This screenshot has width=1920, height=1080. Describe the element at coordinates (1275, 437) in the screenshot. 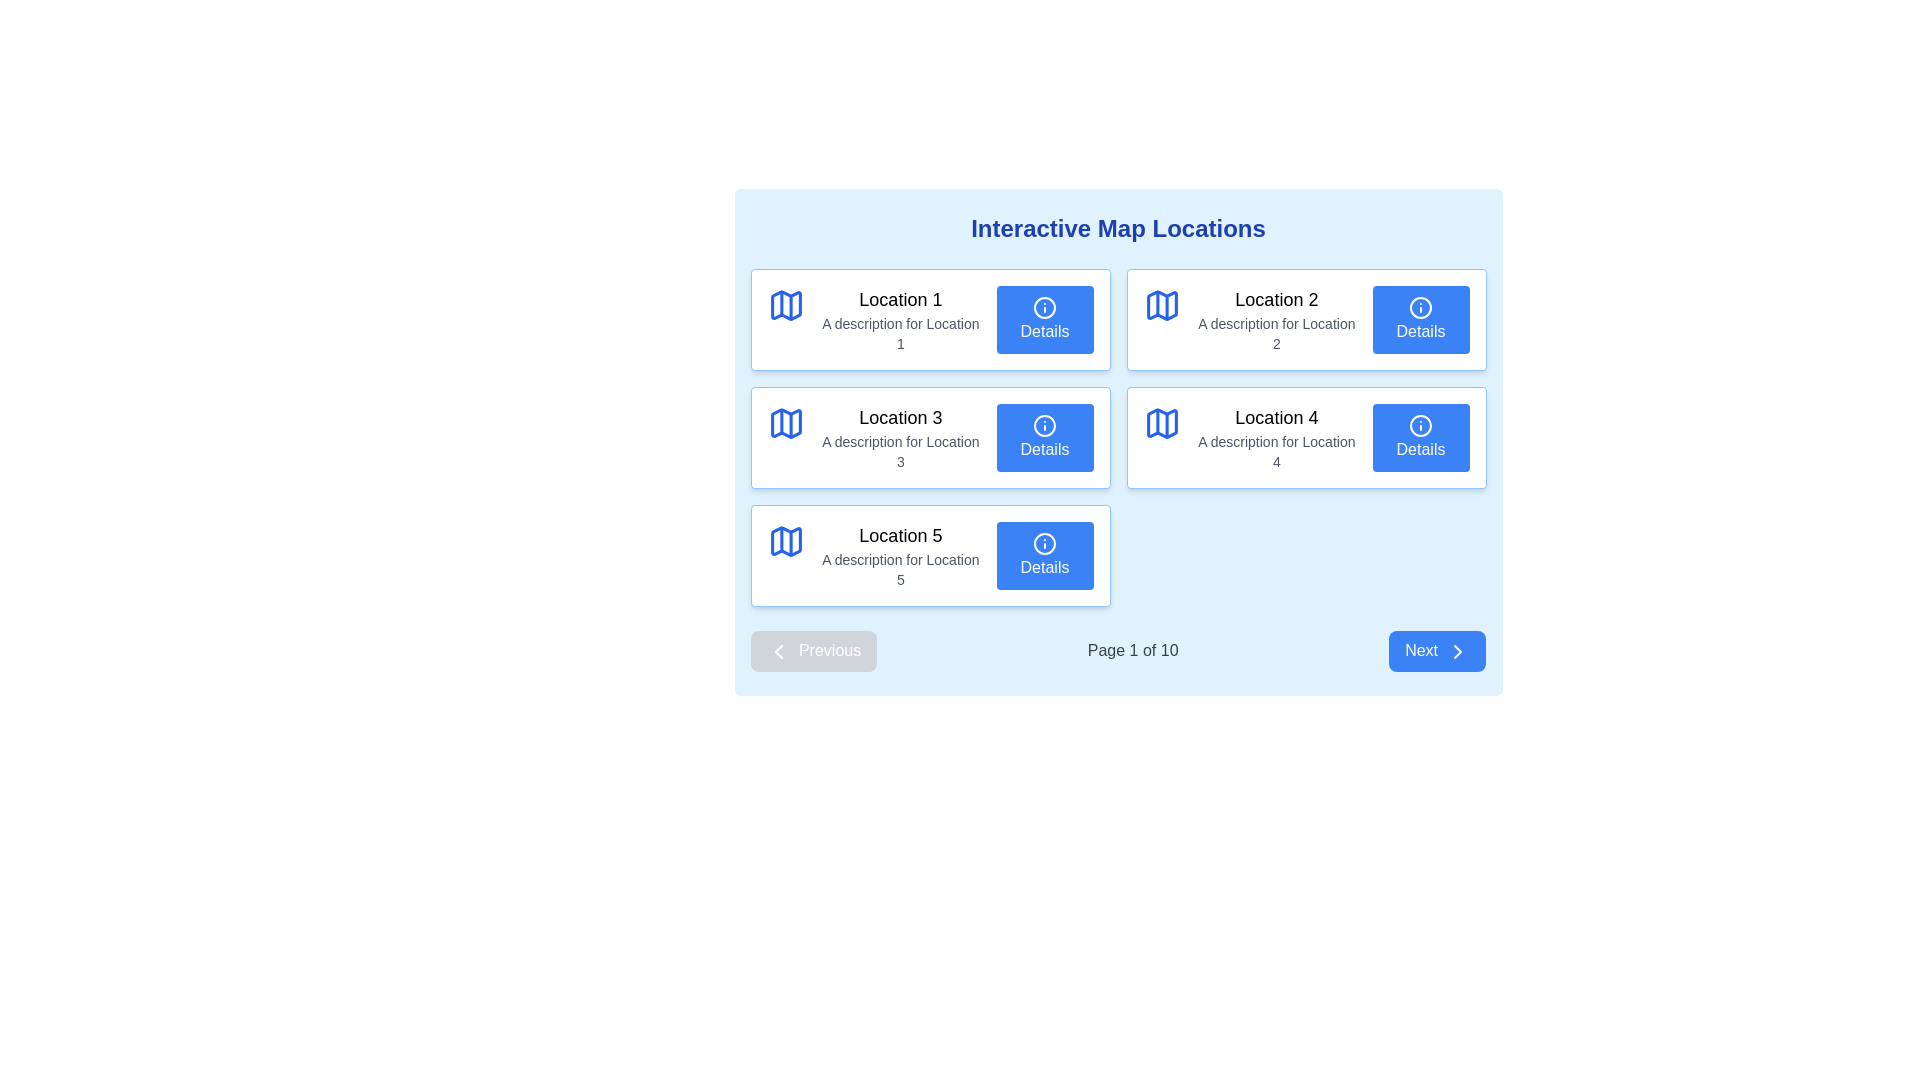

I see `the Text content block providing information about 'Location 4', which is positioned in the fourth position of a grid layout within the right column and second row, located between 'Location 3' and 'Location 5'` at that location.